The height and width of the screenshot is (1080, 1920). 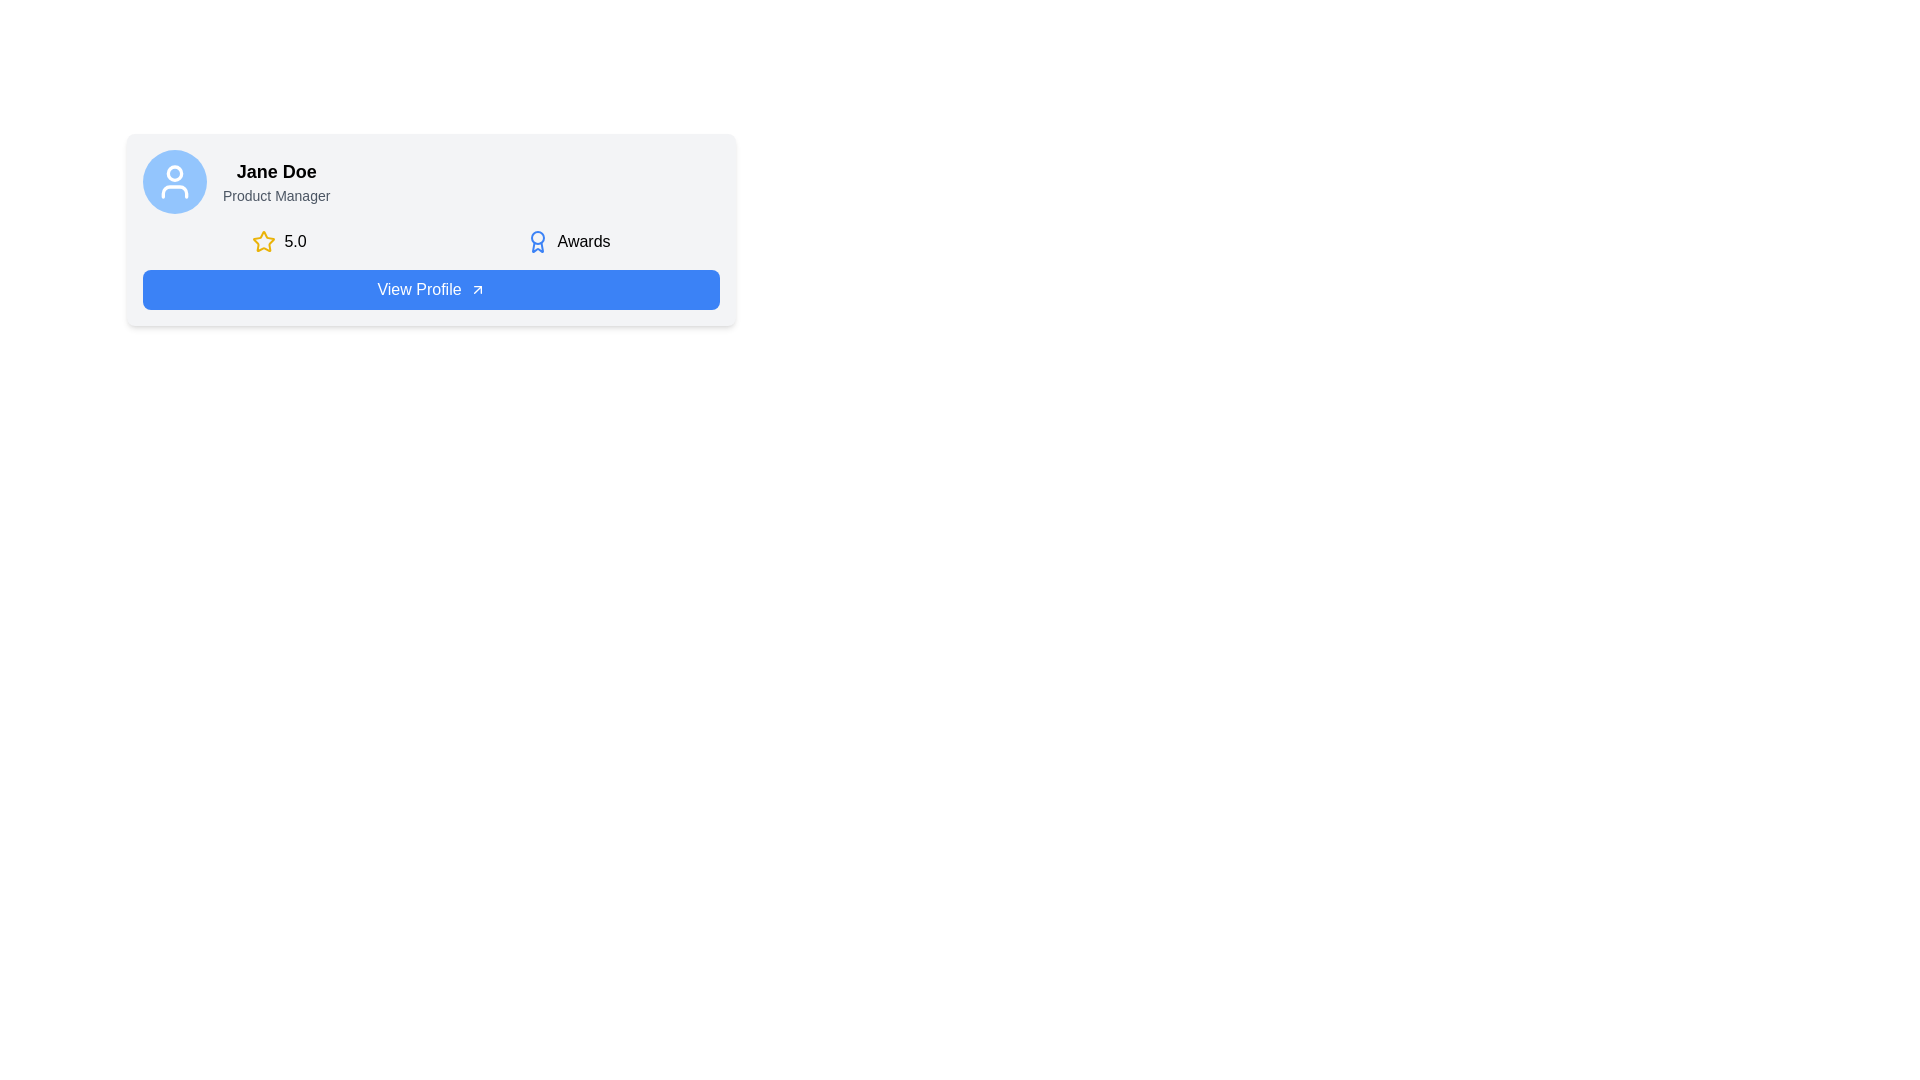 What do you see at coordinates (418, 289) in the screenshot?
I see `the 'View Profile' label of the button located at the center of the profile card, which facilitates navigation to the user's profile` at bounding box center [418, 289].